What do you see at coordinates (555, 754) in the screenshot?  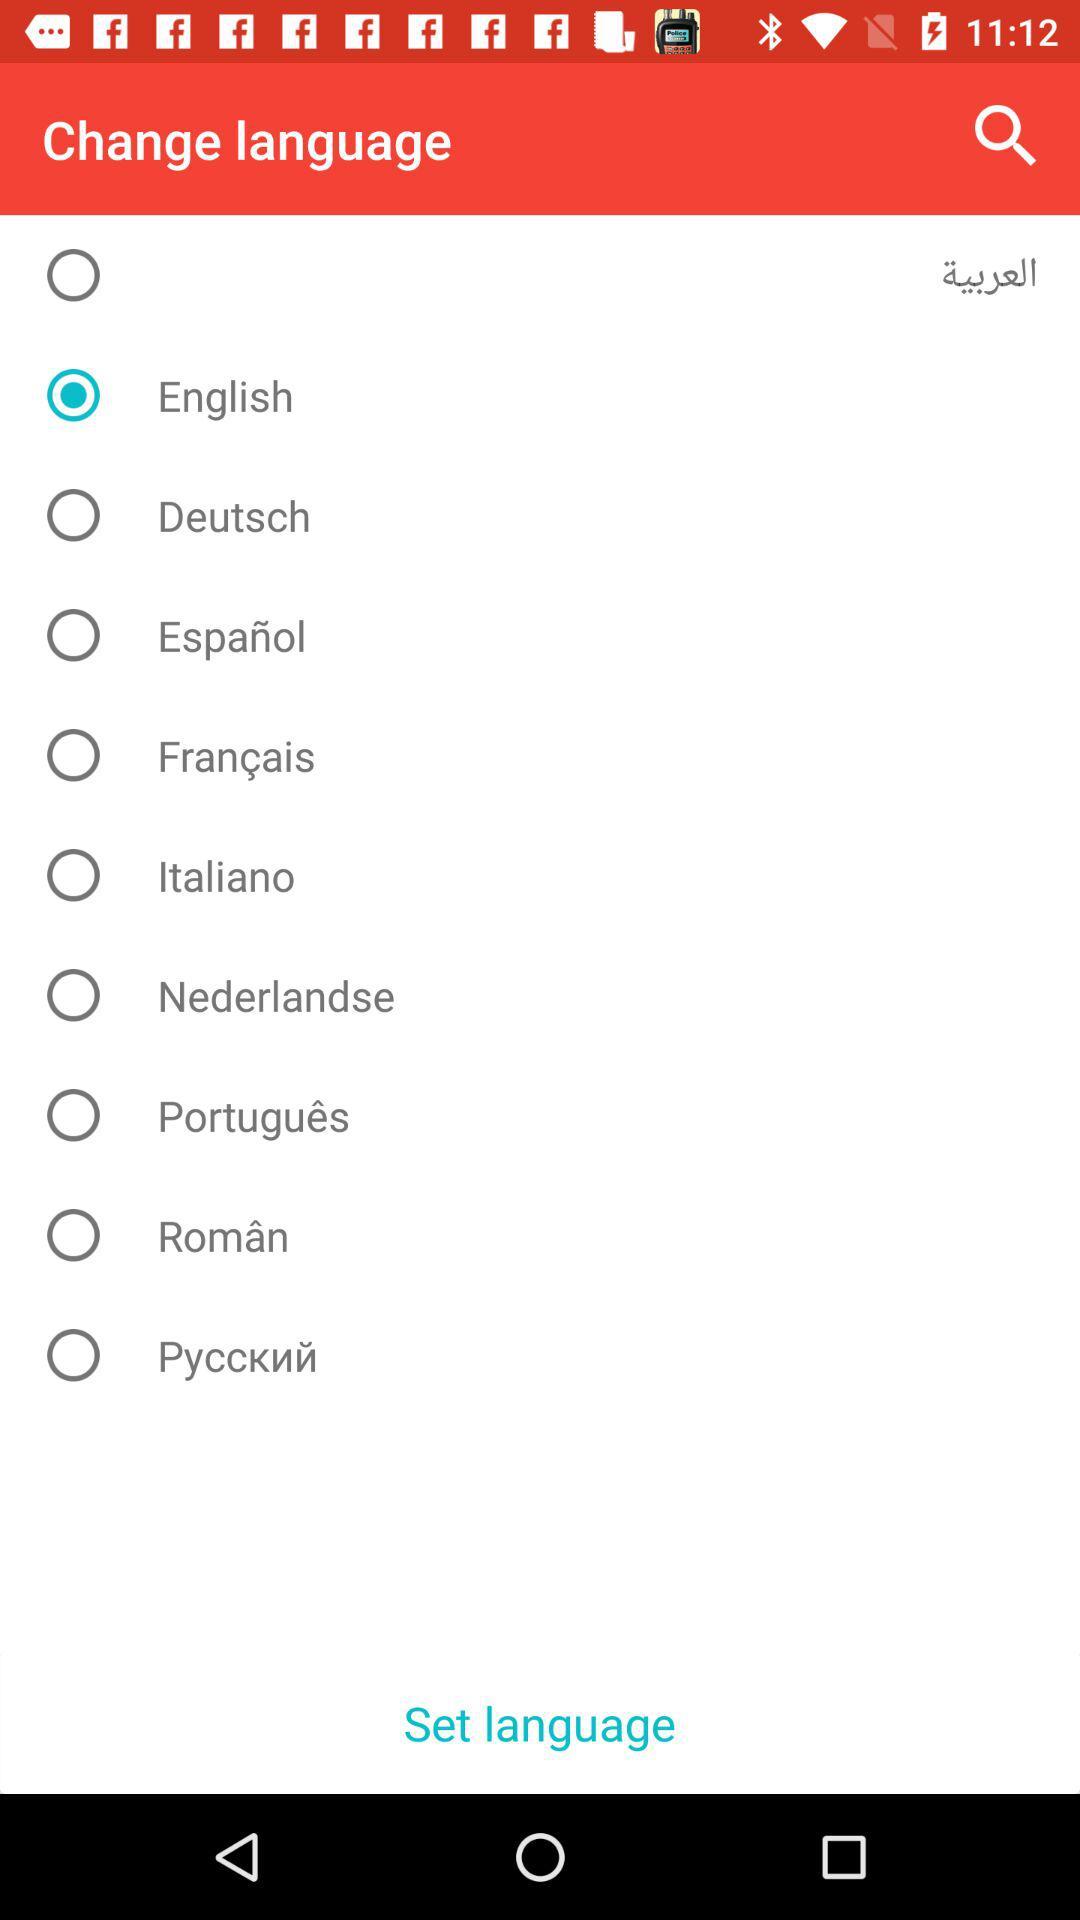 I see `item above the italiano` at bounding box center [555, 754].